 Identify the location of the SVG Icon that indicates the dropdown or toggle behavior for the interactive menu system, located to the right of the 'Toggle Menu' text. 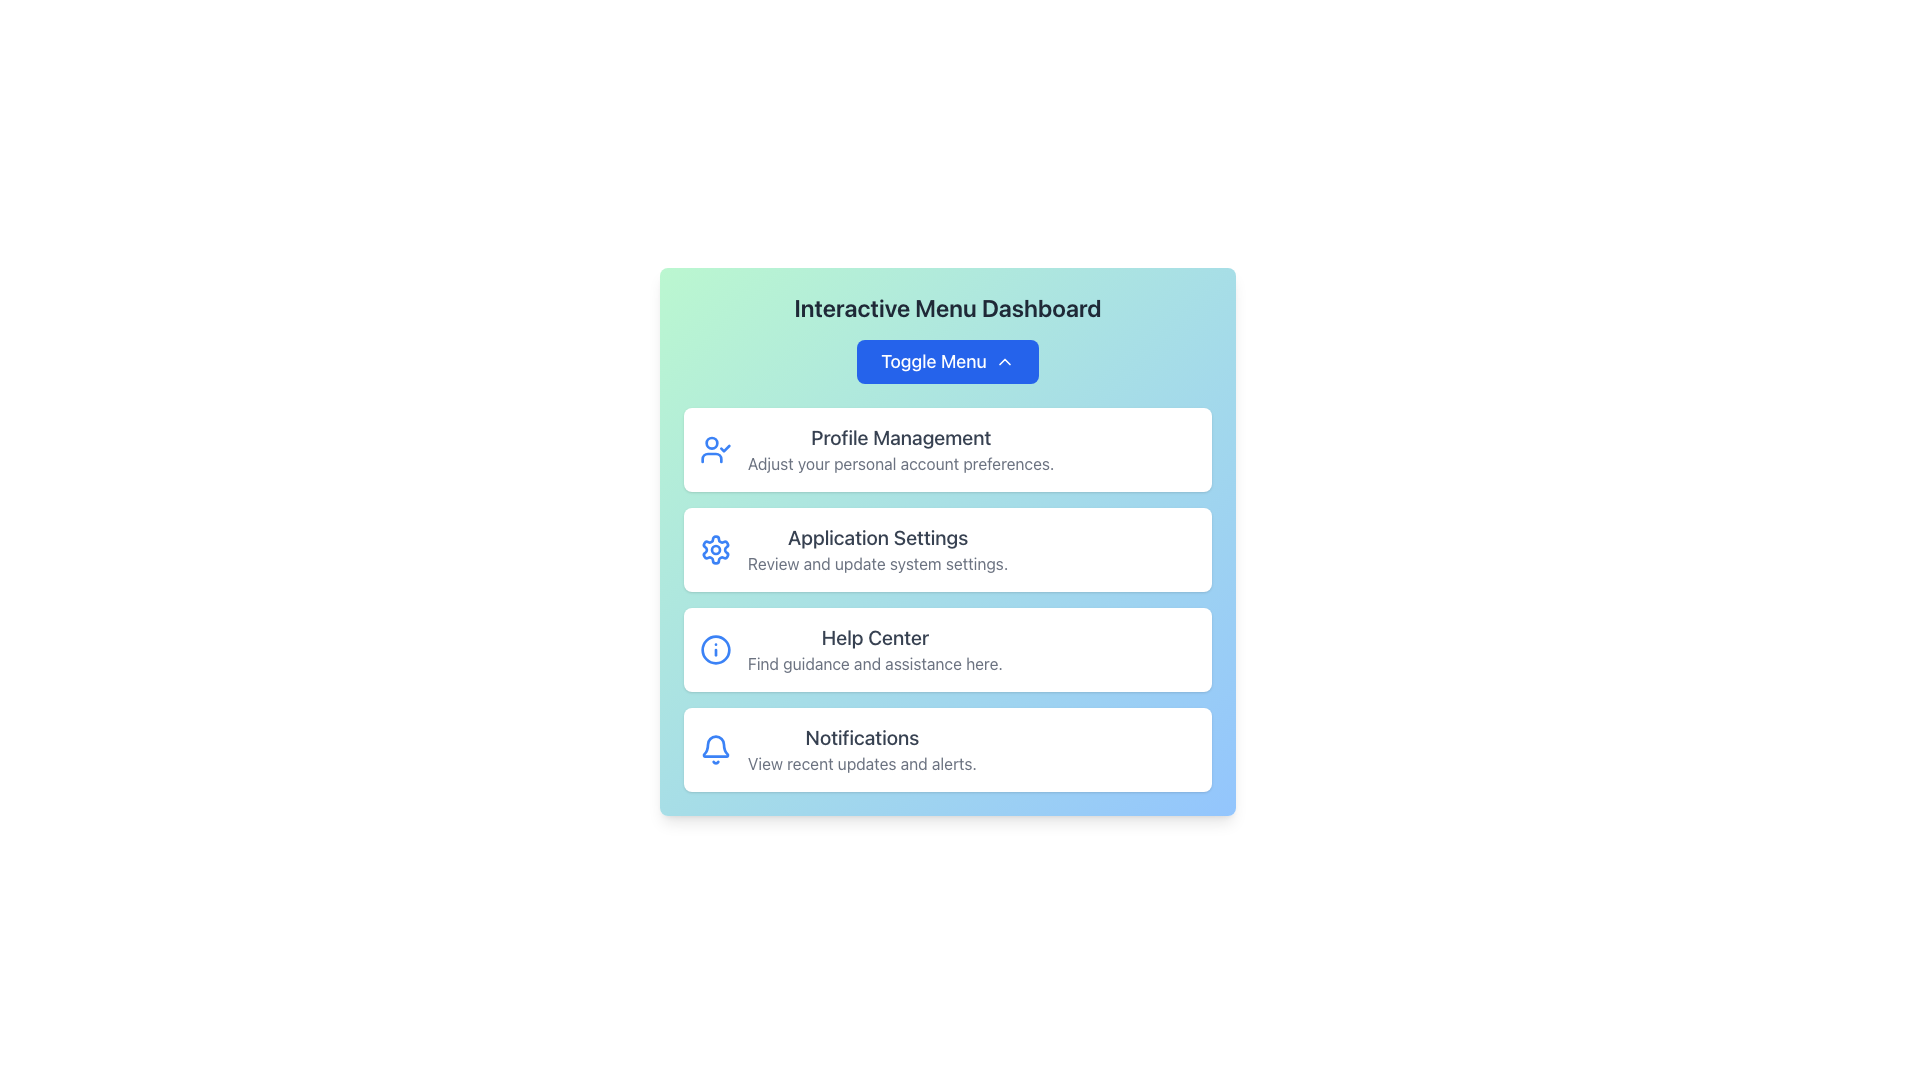
(1004, 362).